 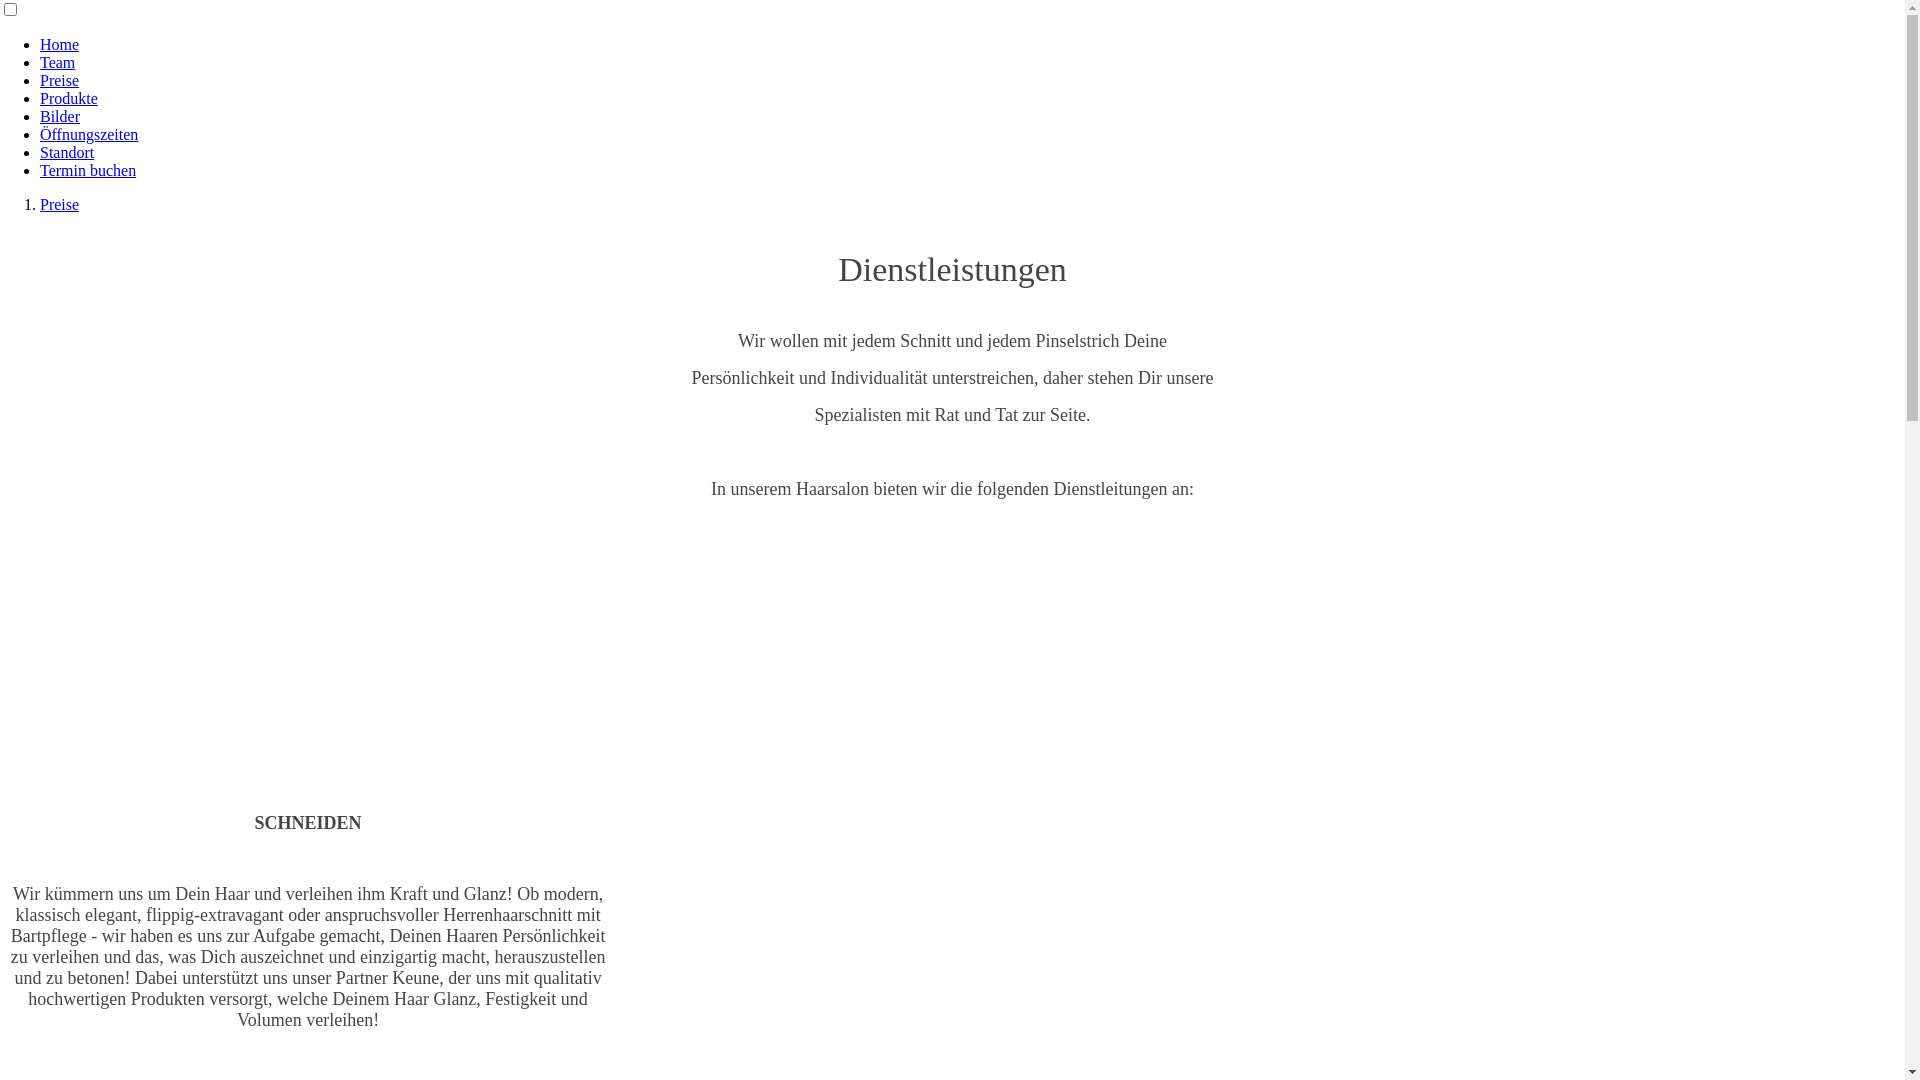 What do you see at coordinates (67, 151) in the screenshot?
I see `'Standort'` at bounding box center [67, 151].